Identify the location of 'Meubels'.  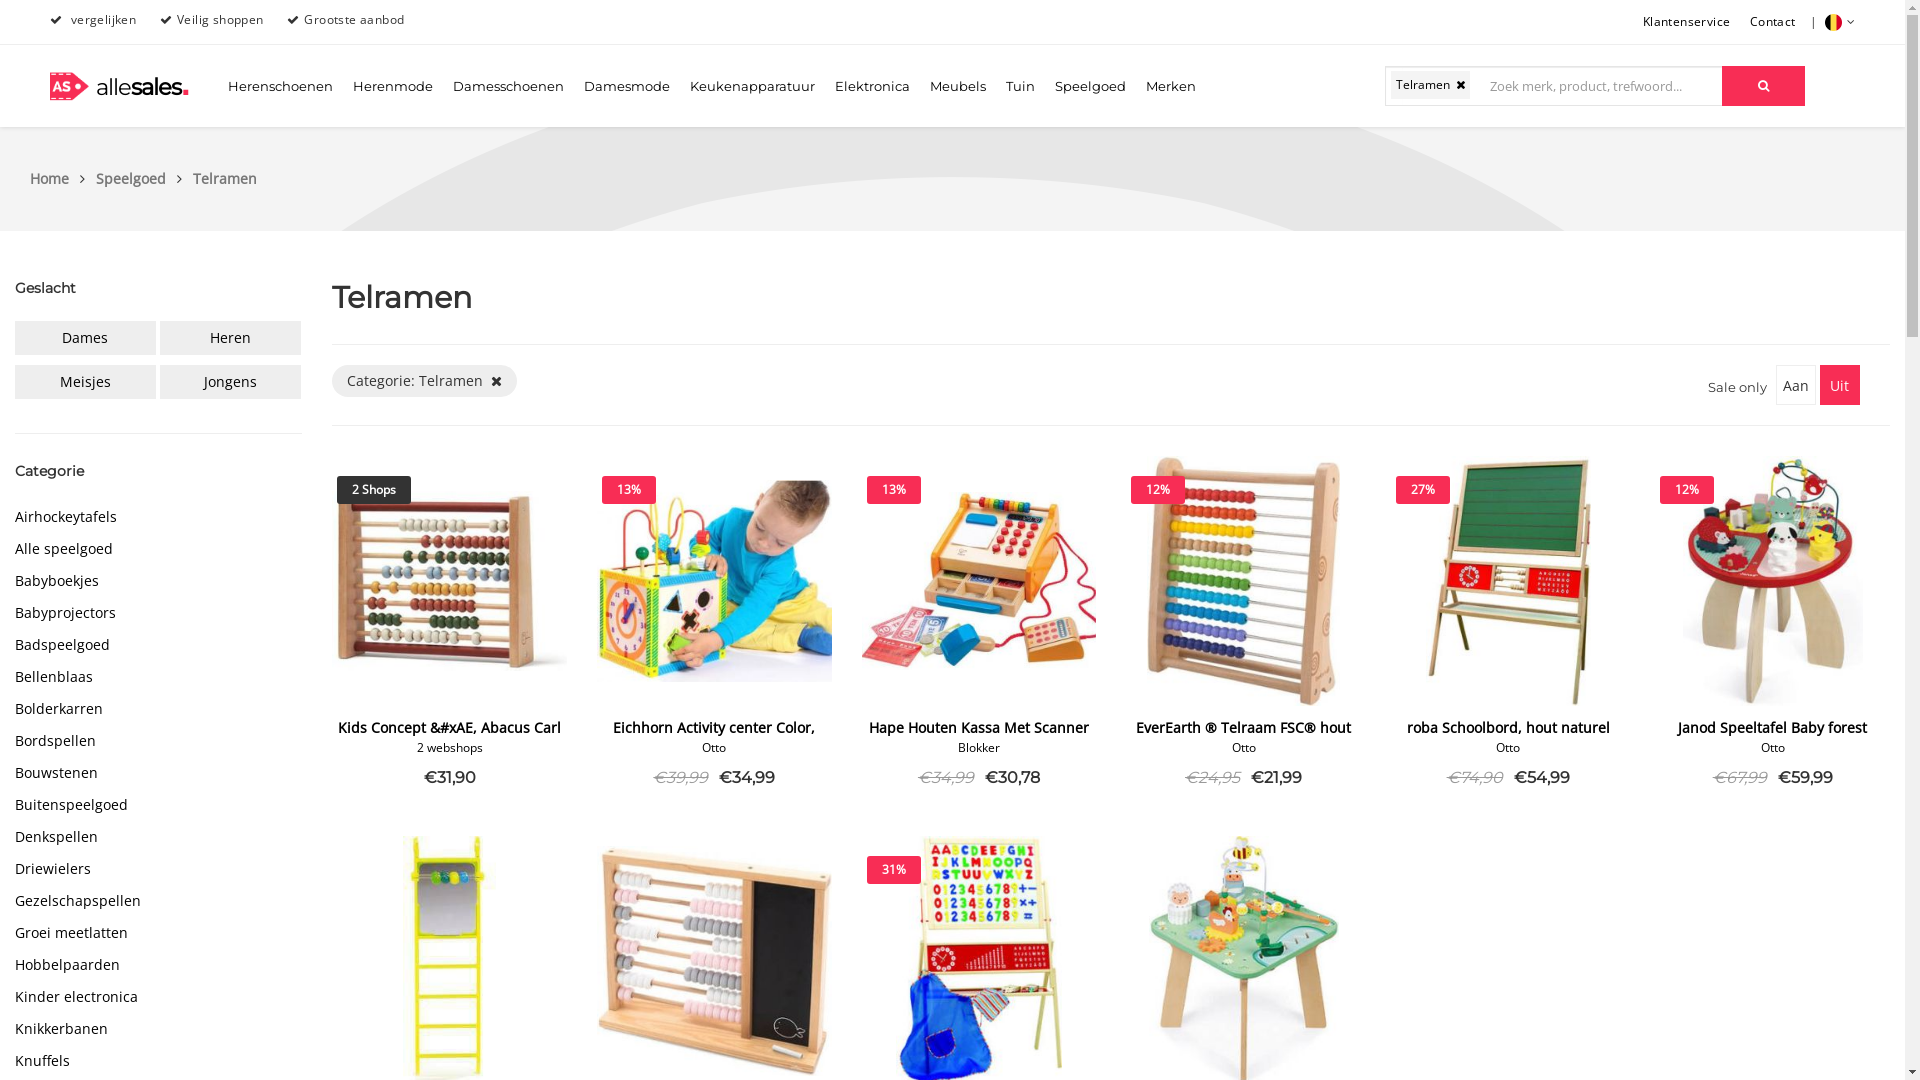
(957, 84).